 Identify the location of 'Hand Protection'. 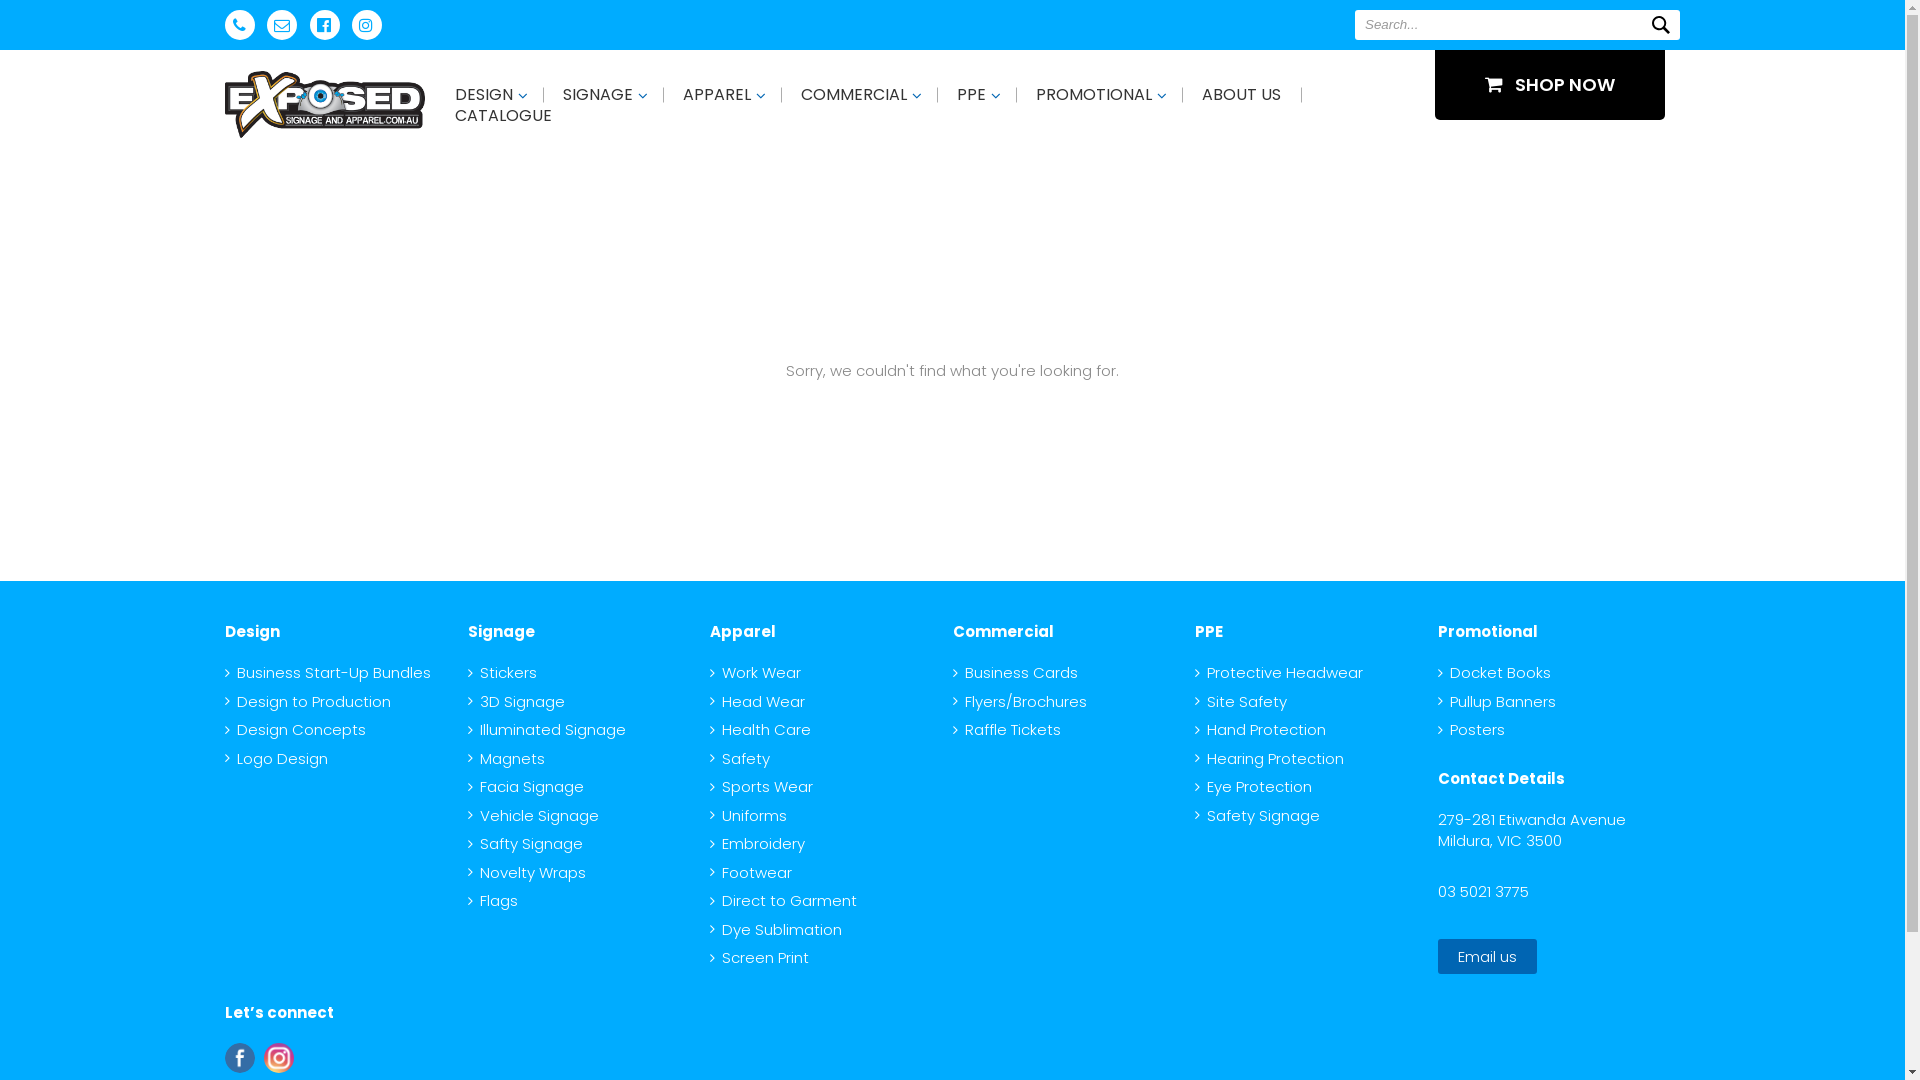
(1259, 729).